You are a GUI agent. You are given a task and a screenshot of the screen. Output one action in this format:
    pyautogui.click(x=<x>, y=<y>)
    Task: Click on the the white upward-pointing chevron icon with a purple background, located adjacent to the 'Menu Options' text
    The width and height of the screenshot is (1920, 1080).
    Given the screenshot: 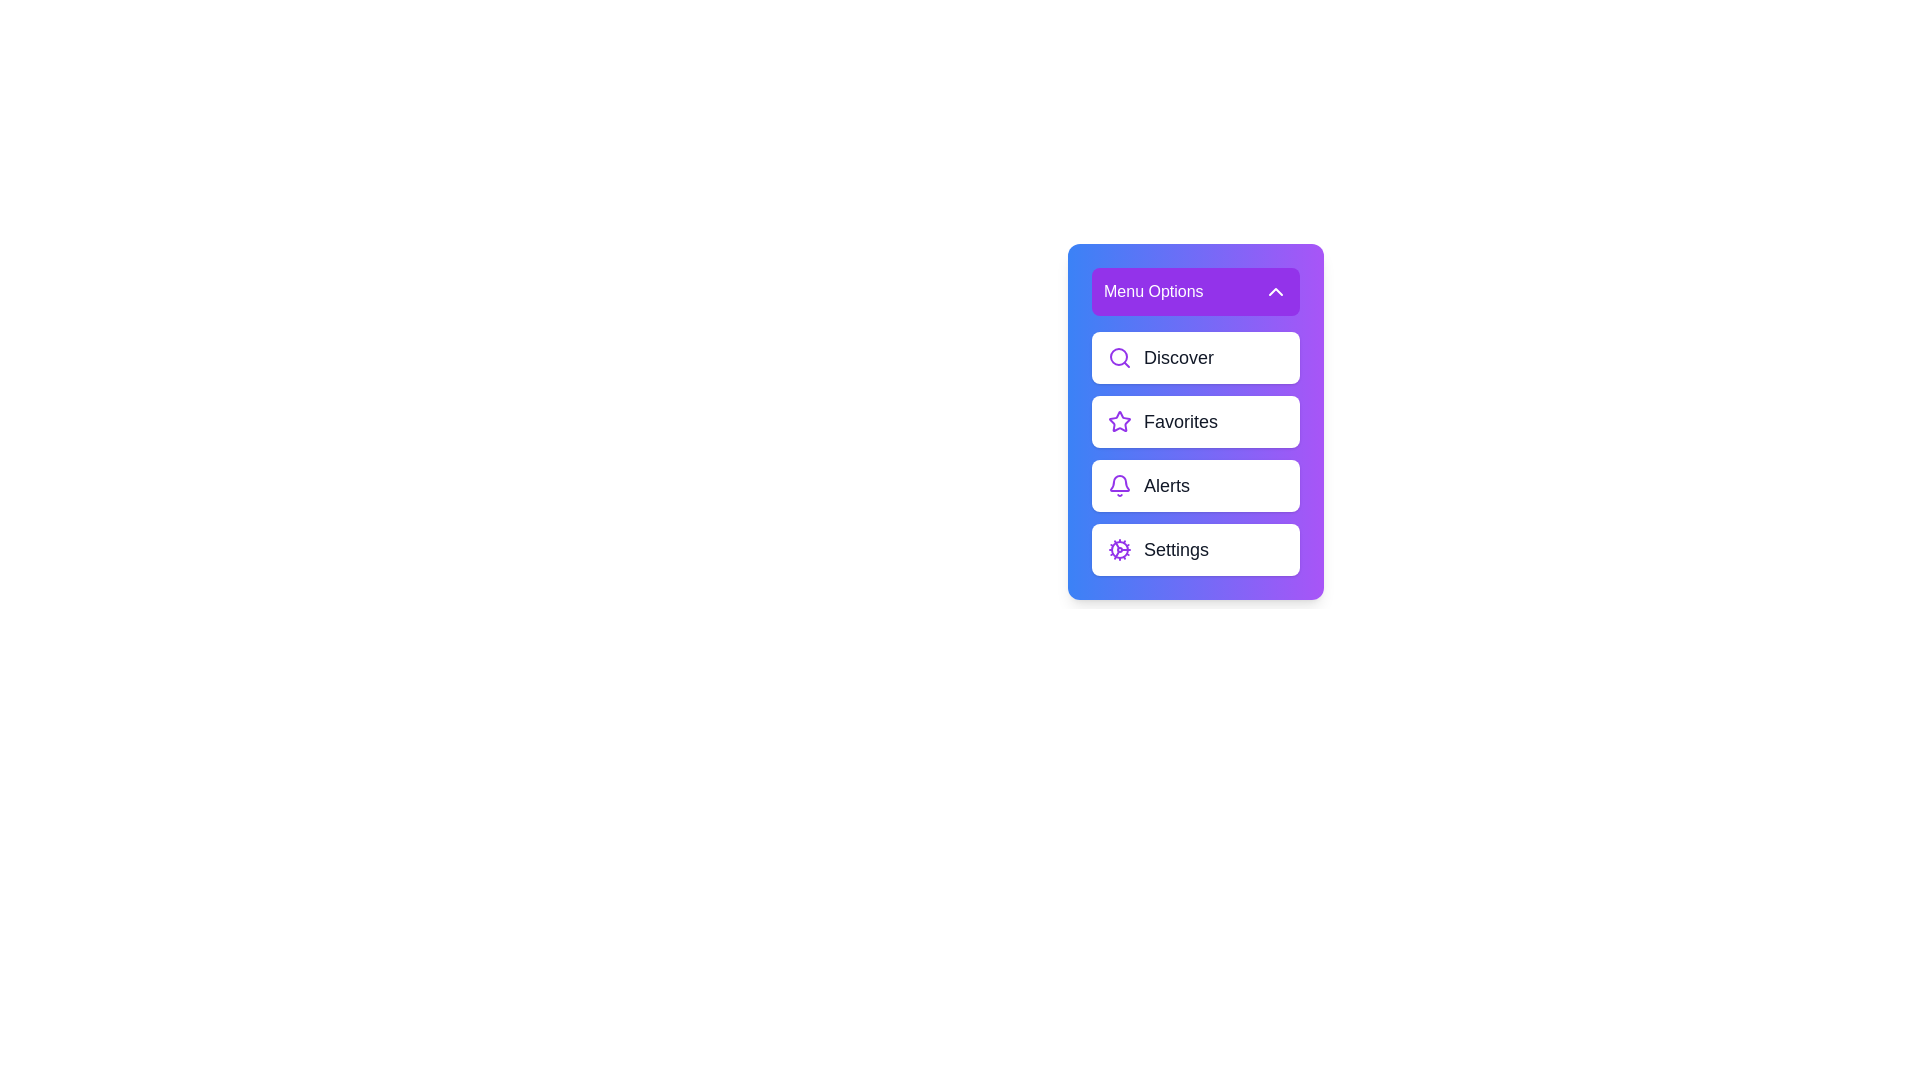 What is the action you would take?
    pyautogui.click(x=1275, y=292)
    